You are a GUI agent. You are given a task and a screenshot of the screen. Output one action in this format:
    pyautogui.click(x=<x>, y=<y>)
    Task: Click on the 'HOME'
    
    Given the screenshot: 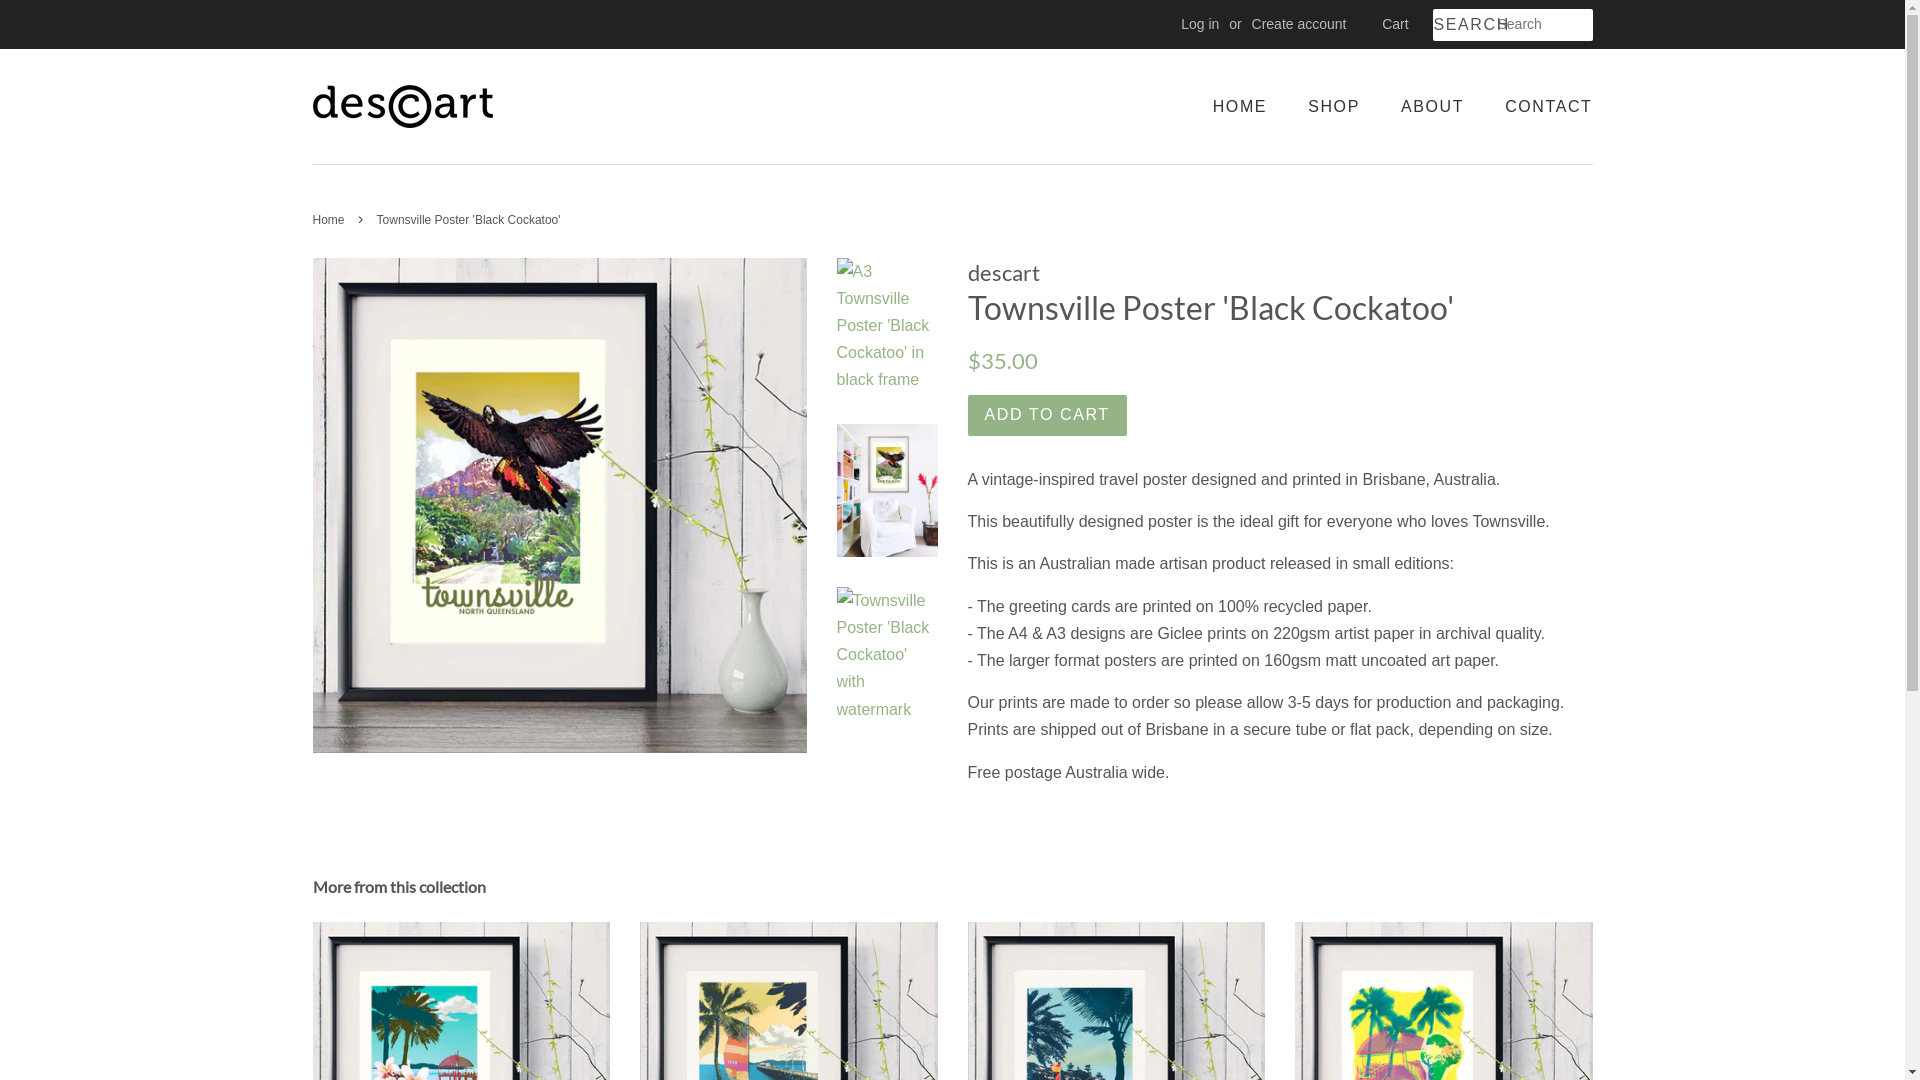 What is the action you would take?
    pyautogui.click(x=1248, y=106)
    